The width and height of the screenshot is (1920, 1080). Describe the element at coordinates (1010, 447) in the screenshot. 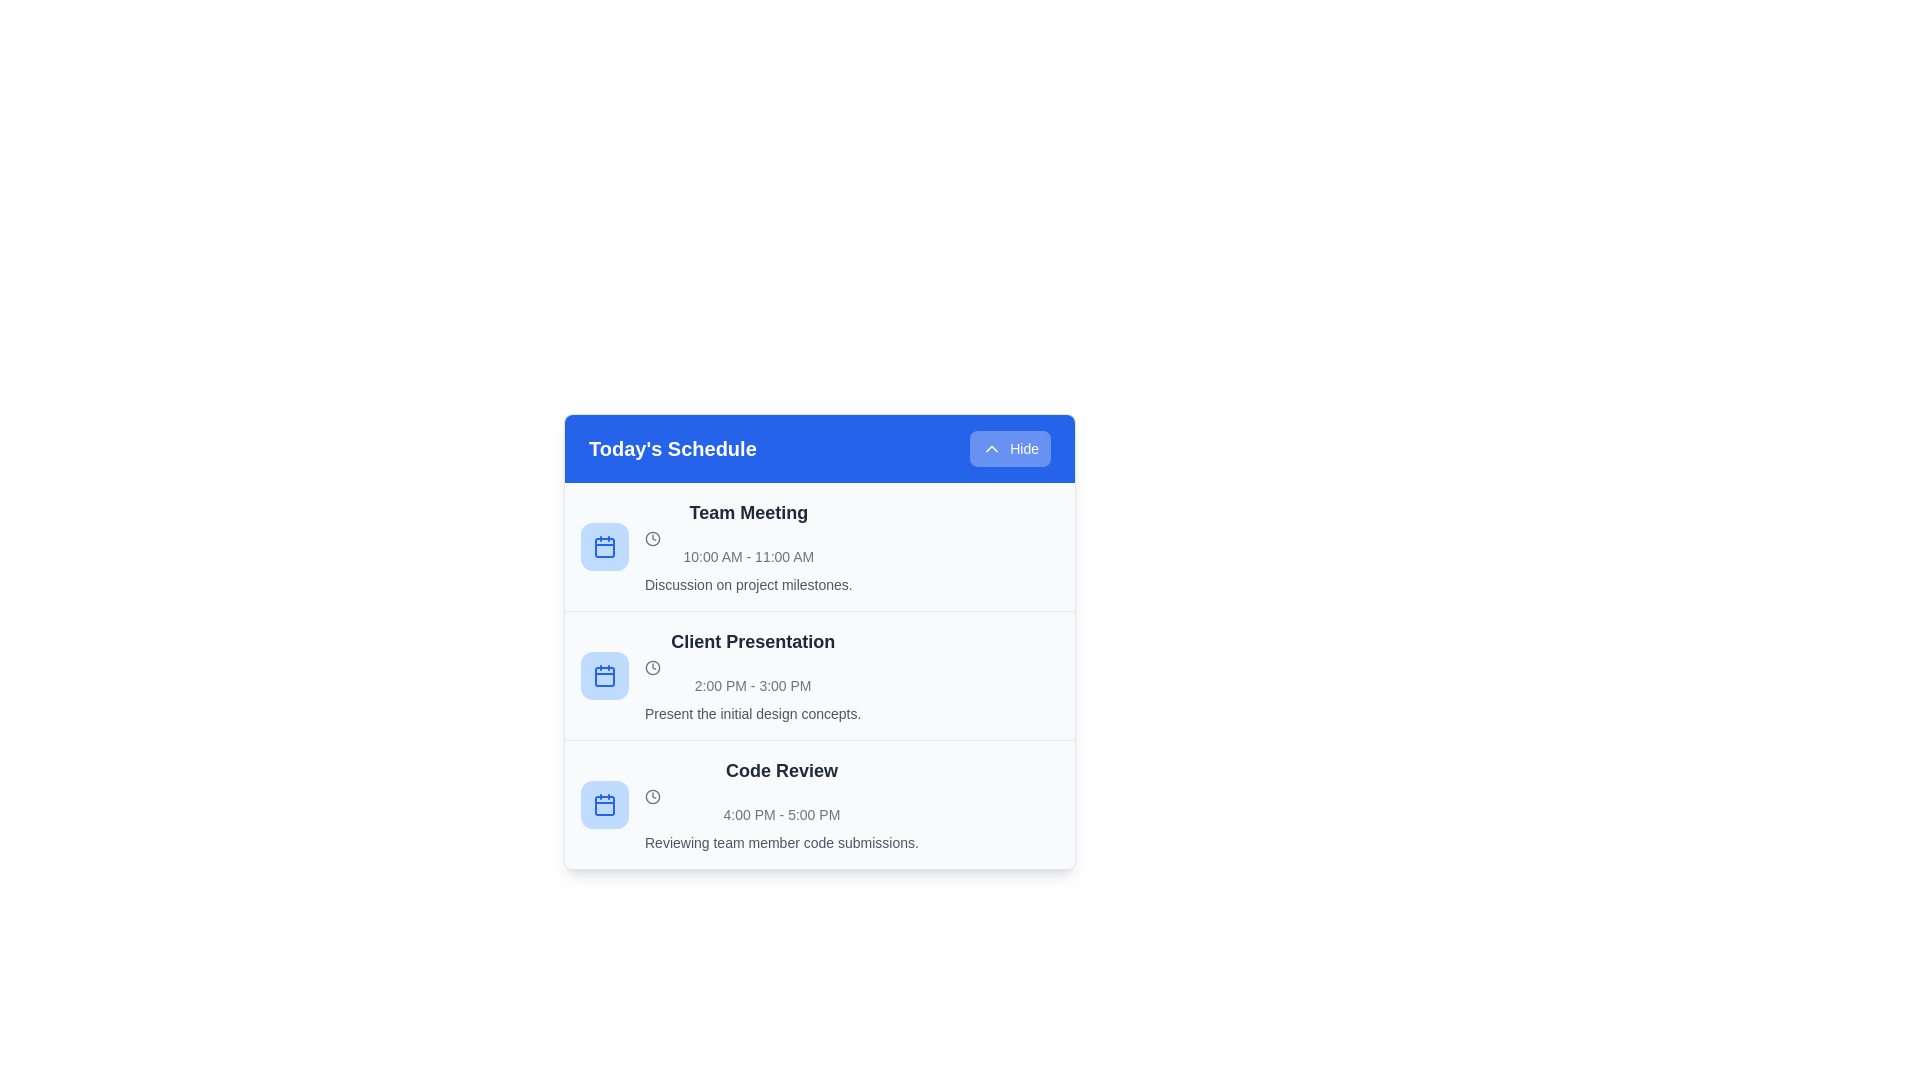

I see `the button located in the top-right corner of the blue bar labeled 'Today's Schedule'` at that location.